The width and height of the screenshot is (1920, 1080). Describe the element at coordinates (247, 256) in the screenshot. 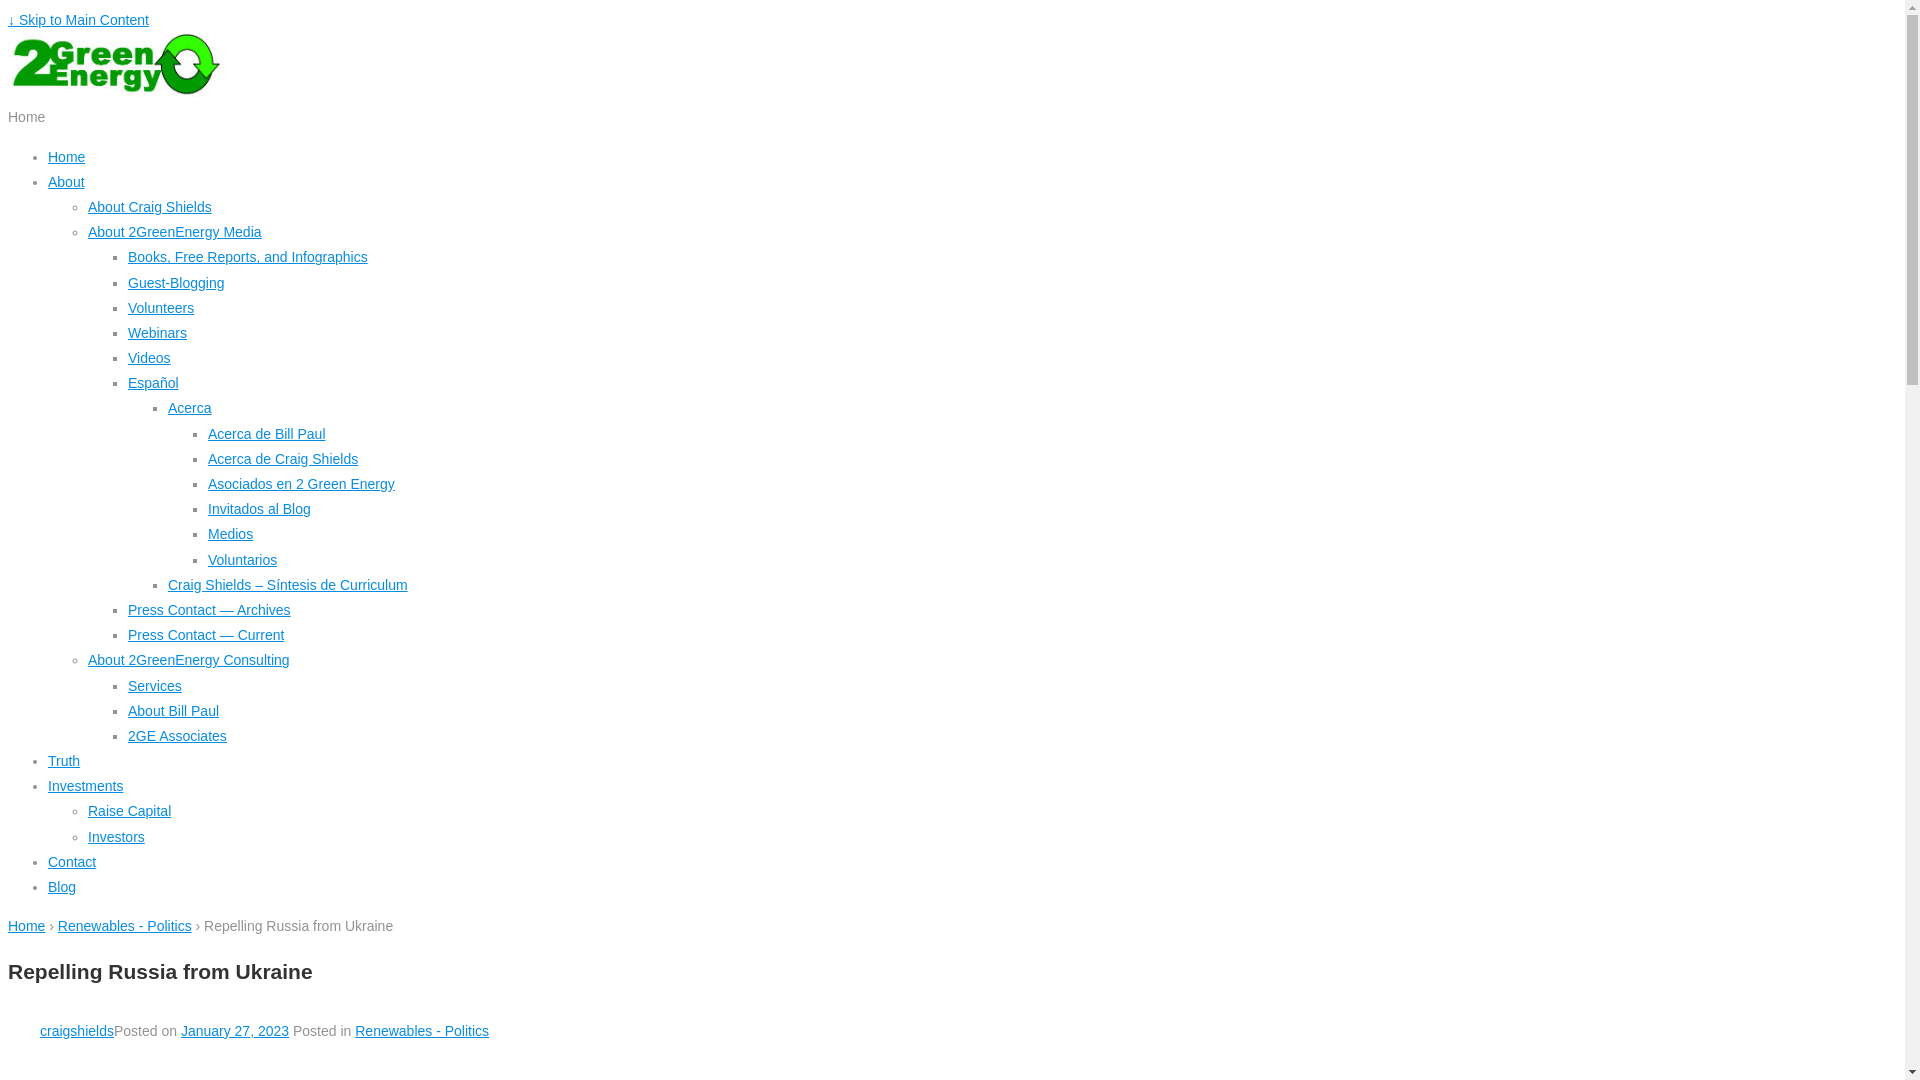

I see `'Books, Free Reports, and Infographics'` at that location.